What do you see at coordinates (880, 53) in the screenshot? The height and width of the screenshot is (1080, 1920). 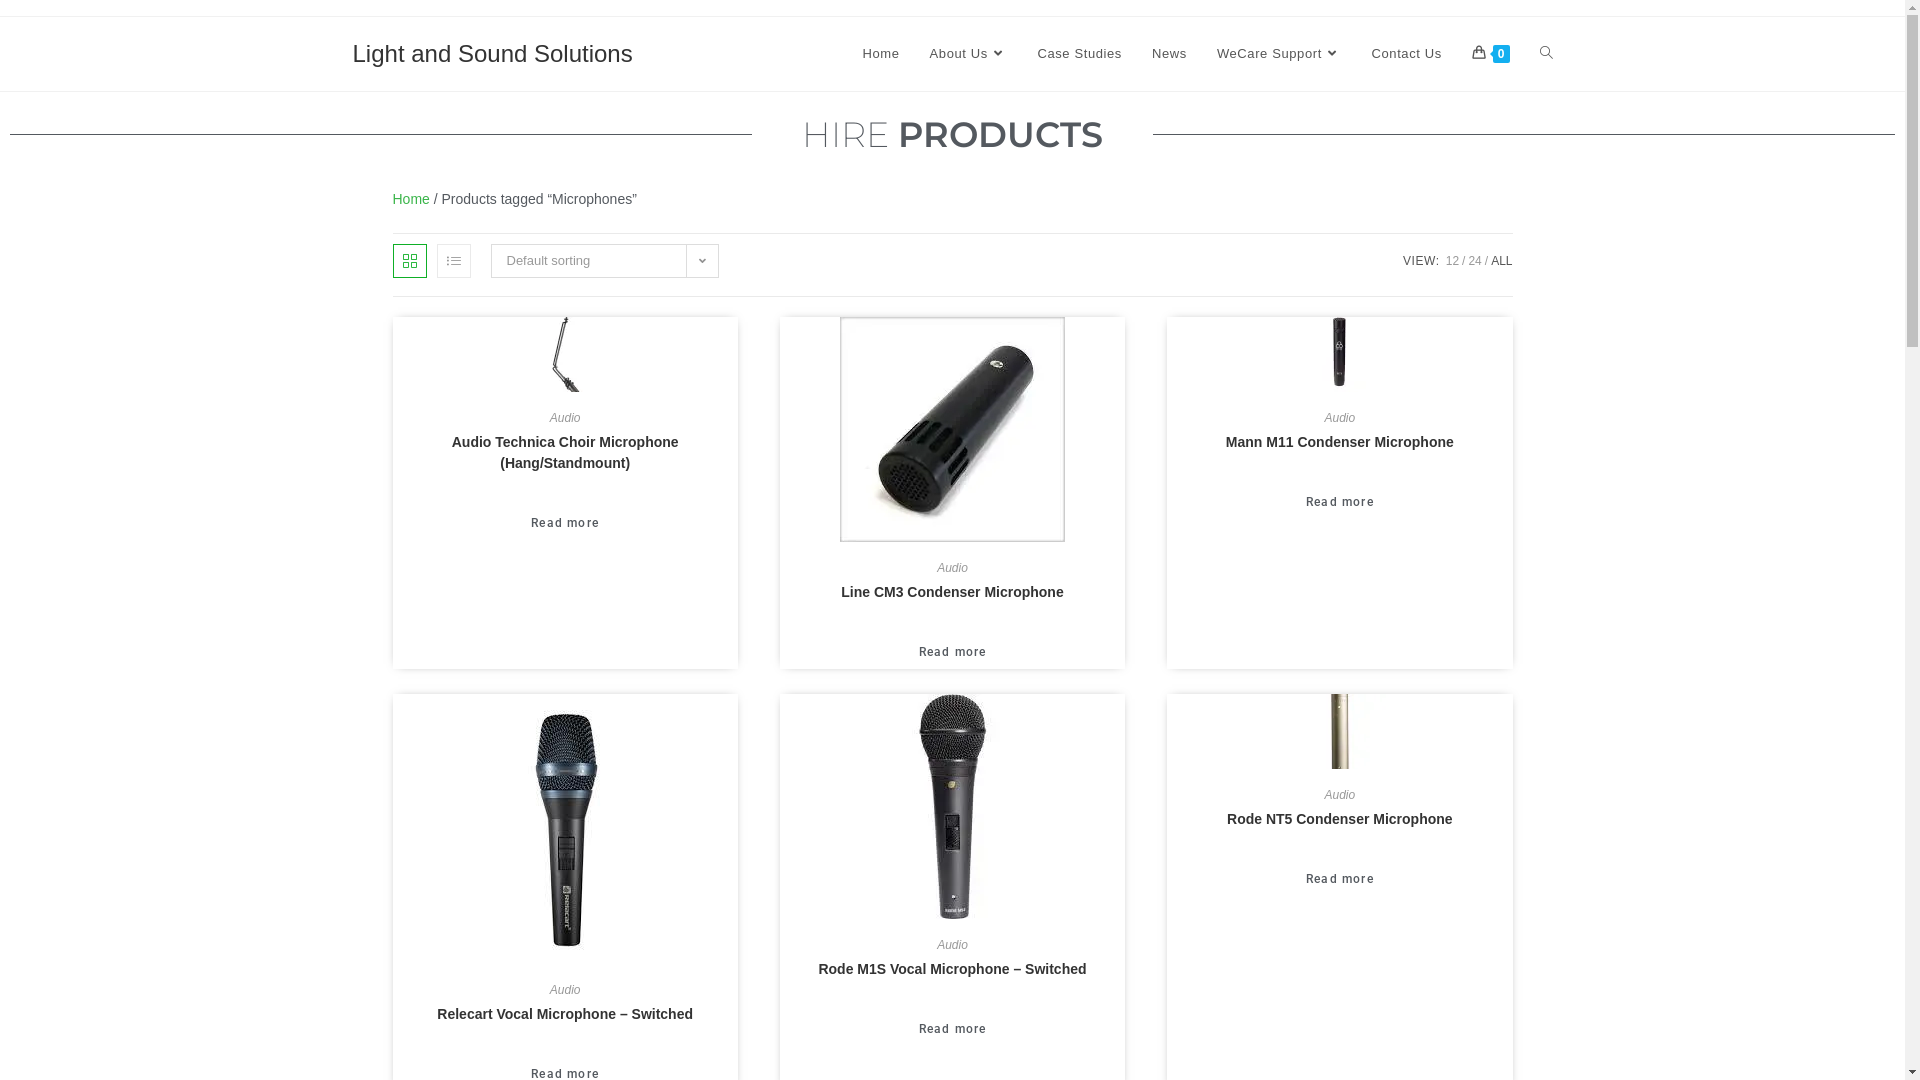 I see `'Home'` at bounding box center [880, 53].